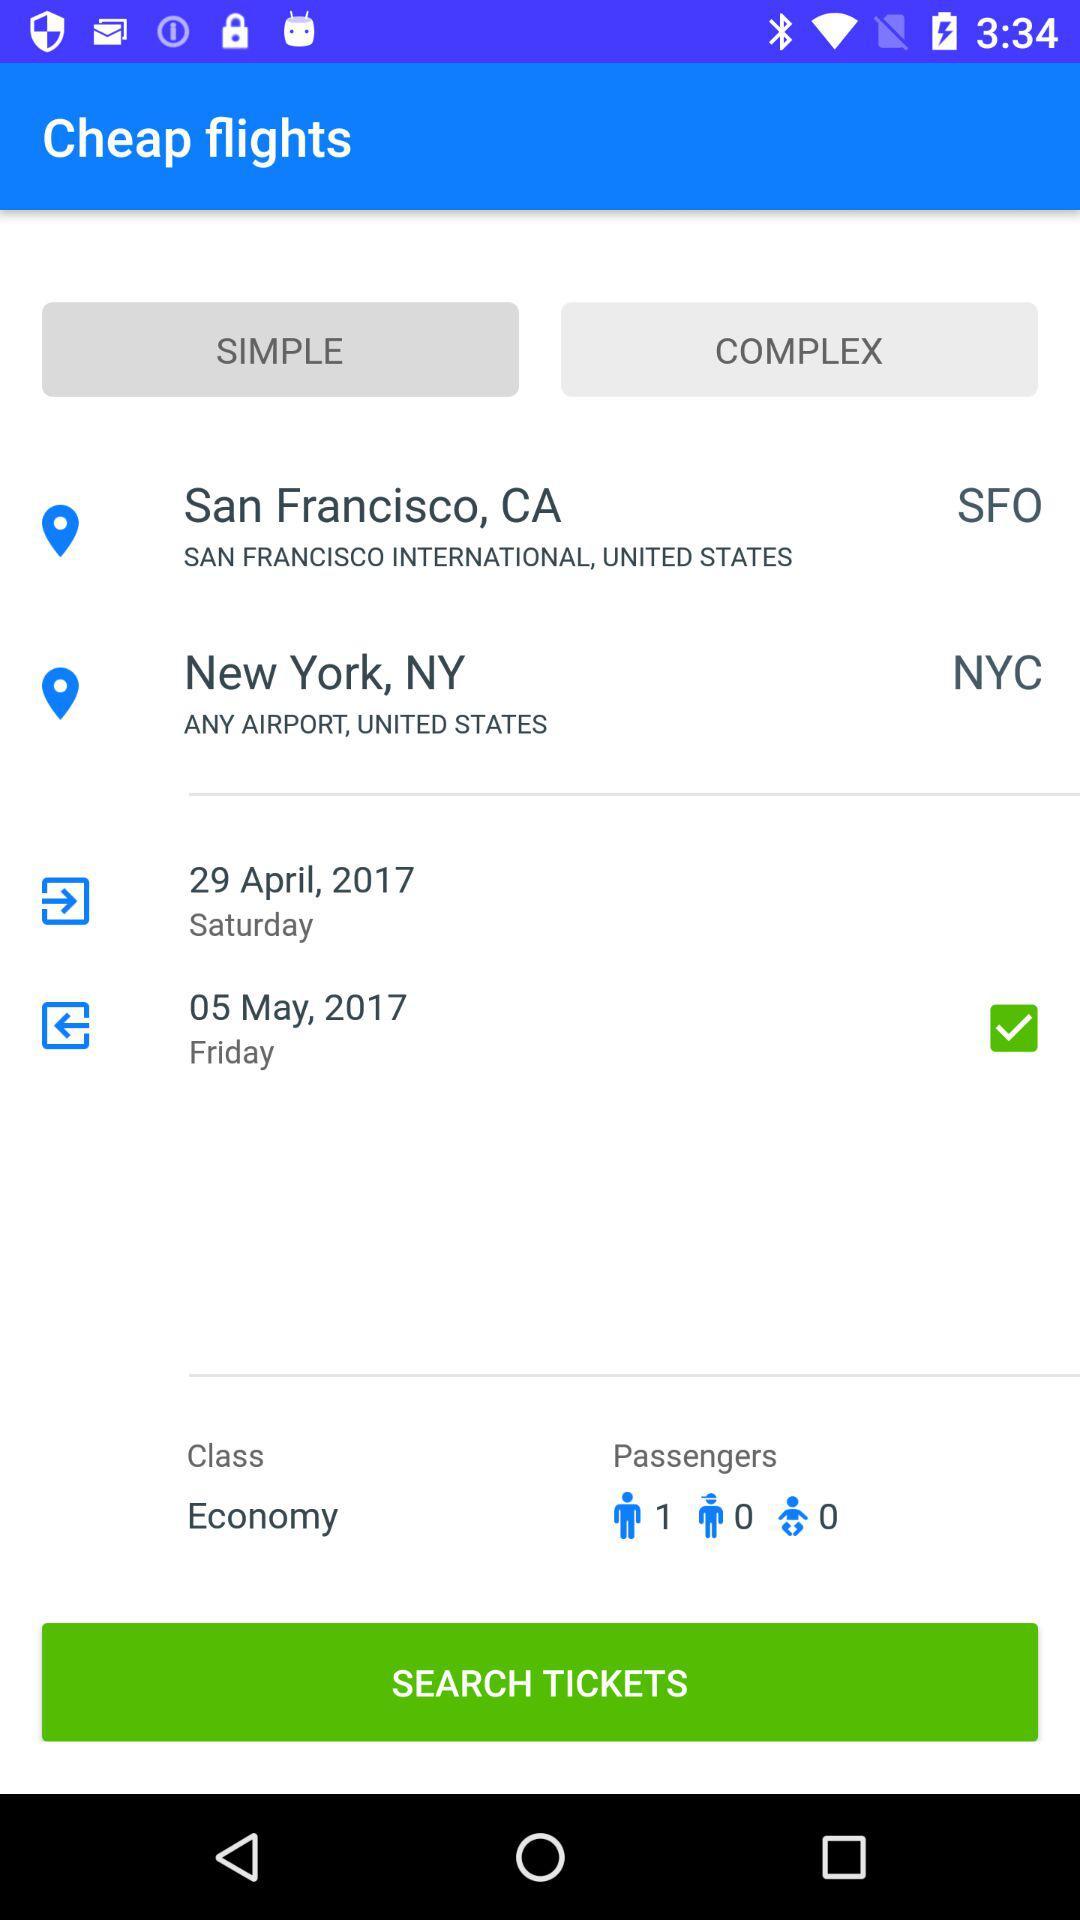 This screenshot has height=1920, width=1080. What do you see at coordinates (798, 349) in the screenshot?
I see `complex icon` at bounding box center [798, 349].